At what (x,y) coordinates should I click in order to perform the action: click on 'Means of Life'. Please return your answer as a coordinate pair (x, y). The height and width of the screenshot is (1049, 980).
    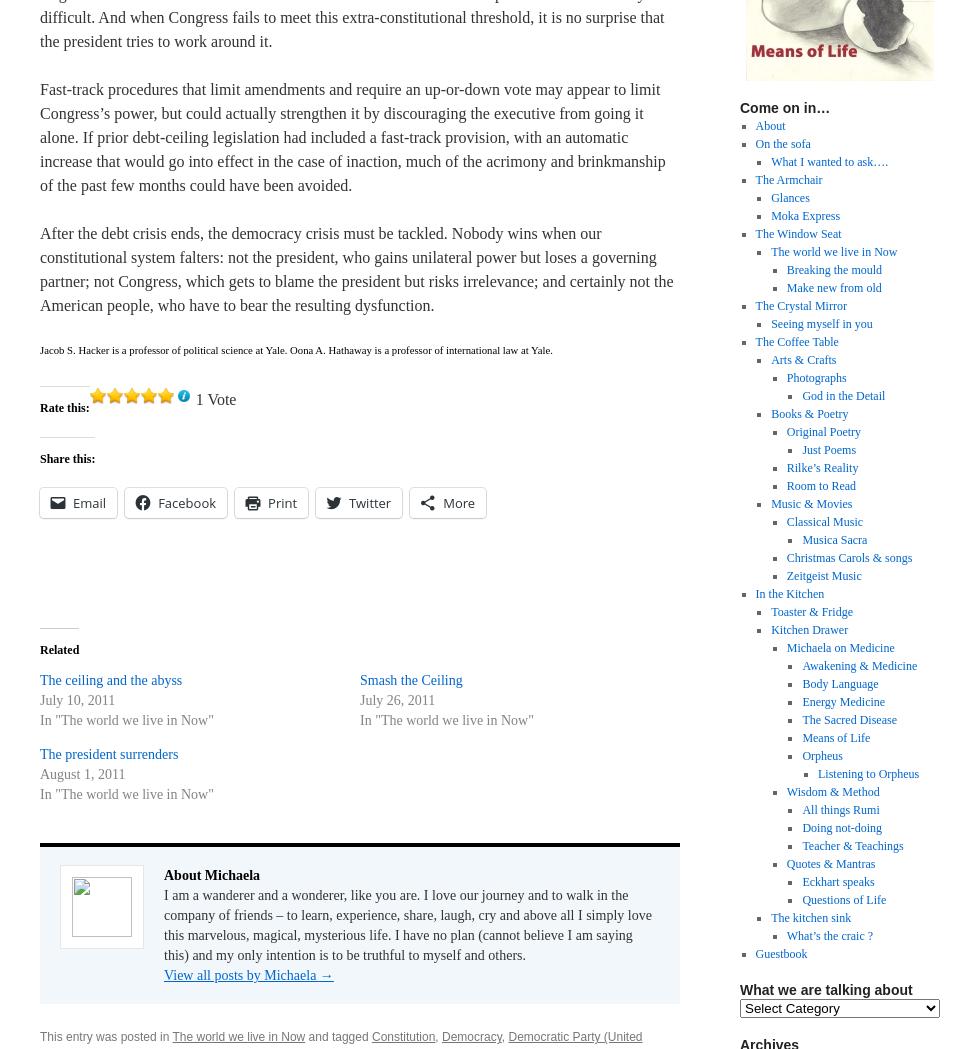
    Looking at the image, I should click on (836, 736).